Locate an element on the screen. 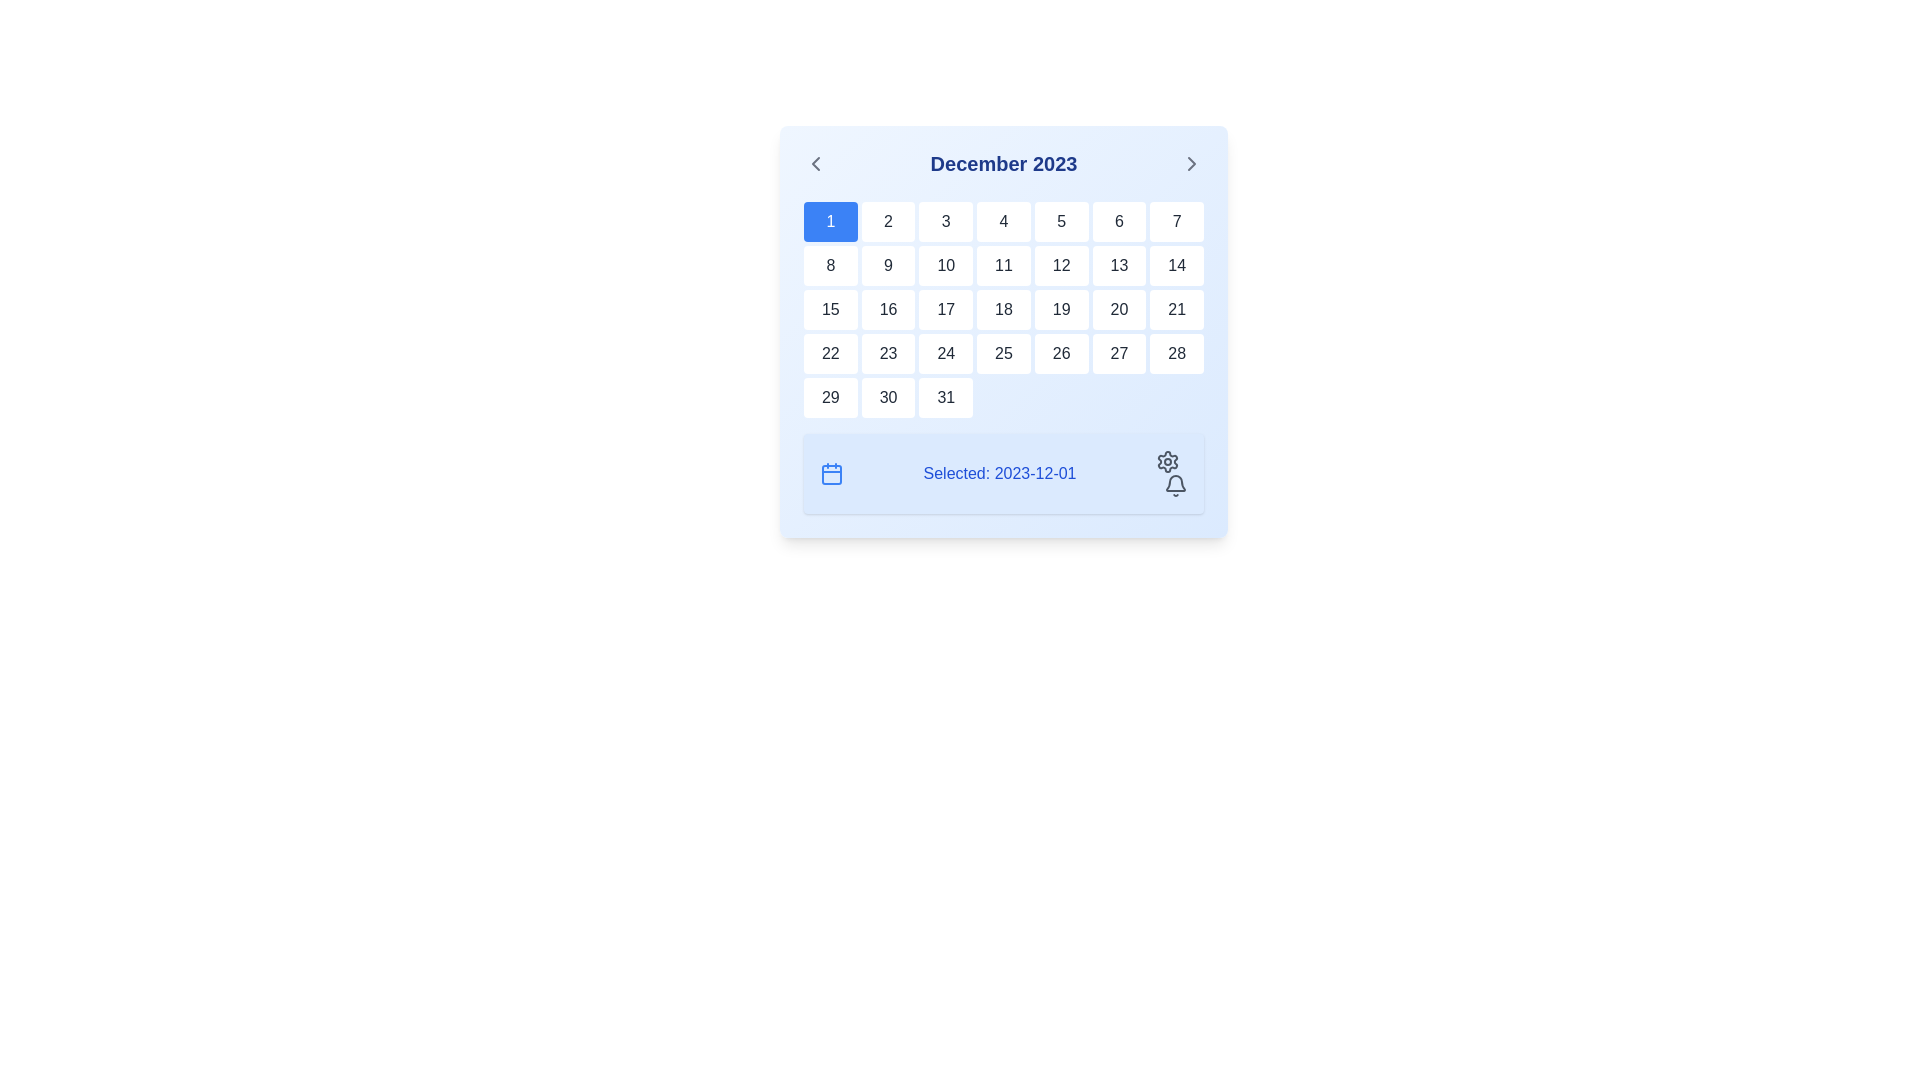 Image resolution: width=1920 pixels, height=1080 pixels. the button labeled '11' in the calendar grid of the December 2023 popup is located at coordinates (1003, 265).